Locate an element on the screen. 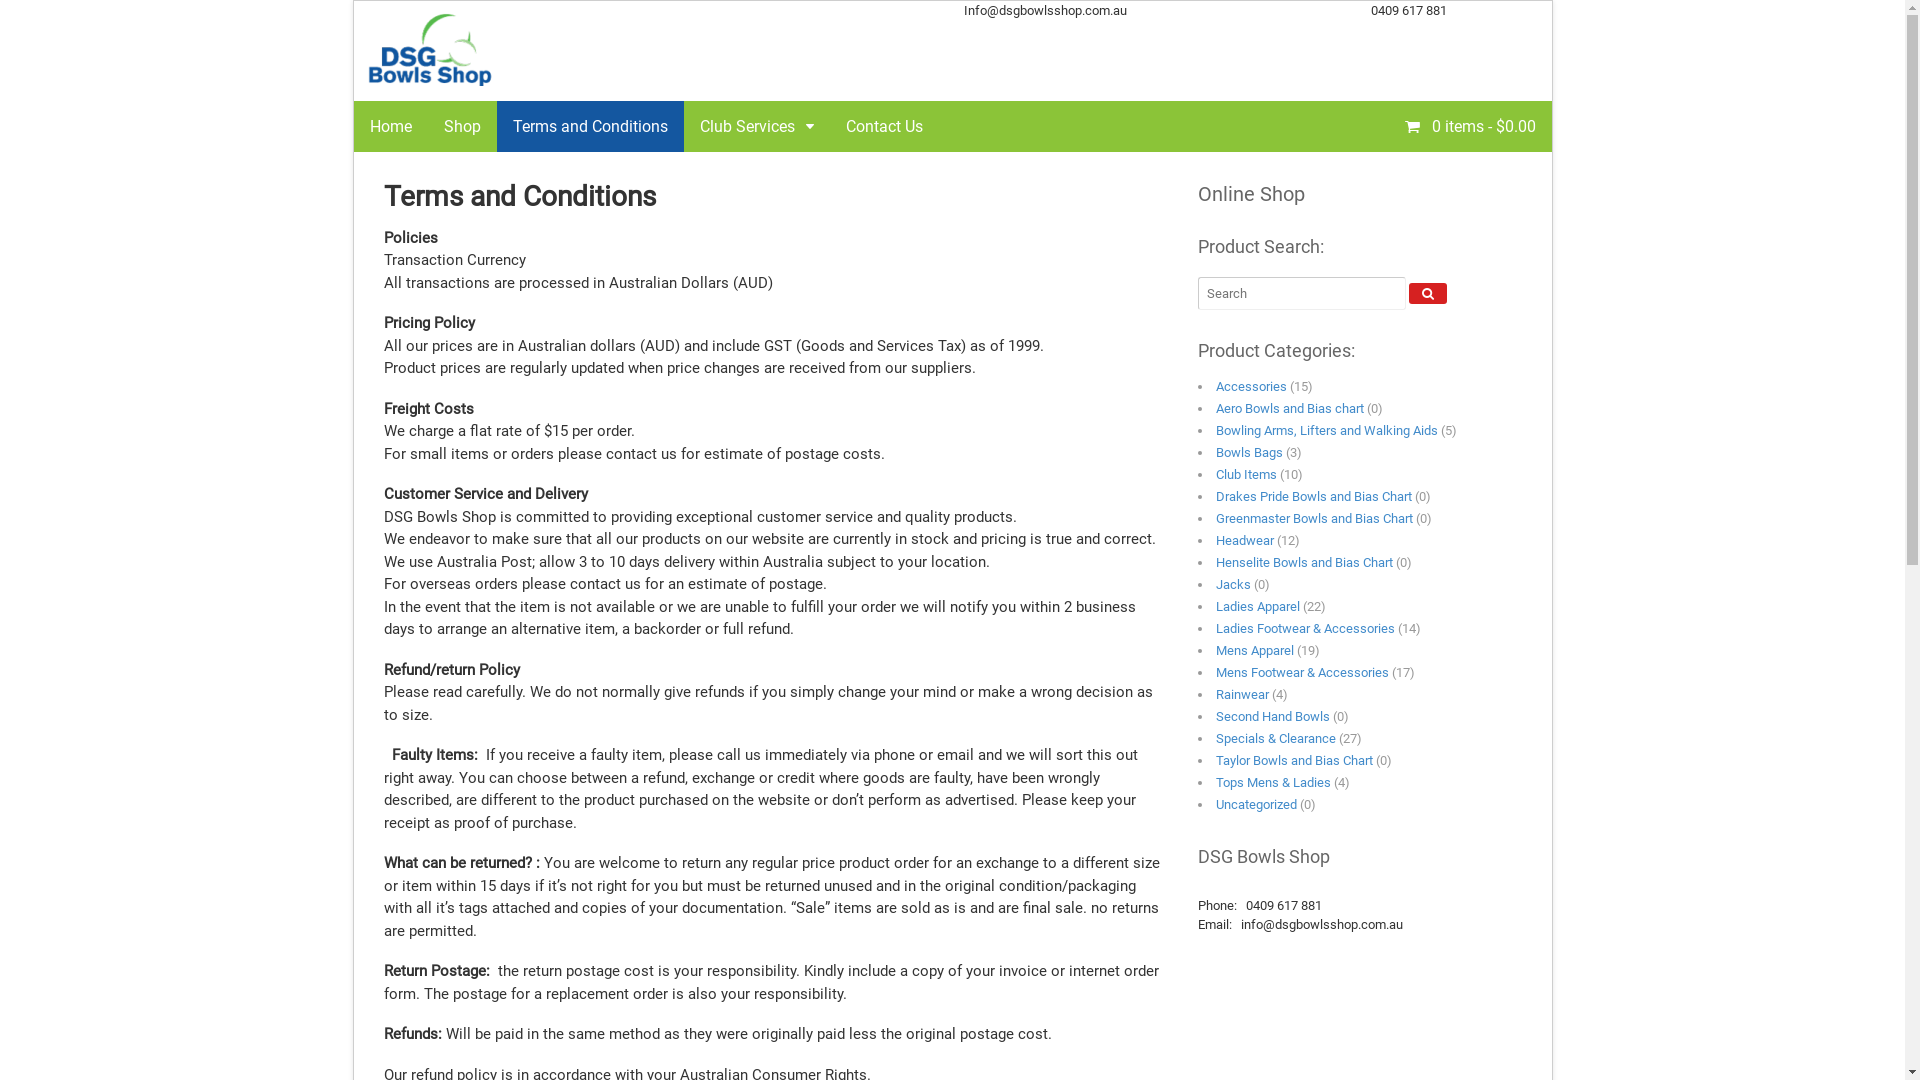 Image resolution: width=1920 pixels, height=1080 pixels. 'Club Items' is located at coordinates (1245, 474).